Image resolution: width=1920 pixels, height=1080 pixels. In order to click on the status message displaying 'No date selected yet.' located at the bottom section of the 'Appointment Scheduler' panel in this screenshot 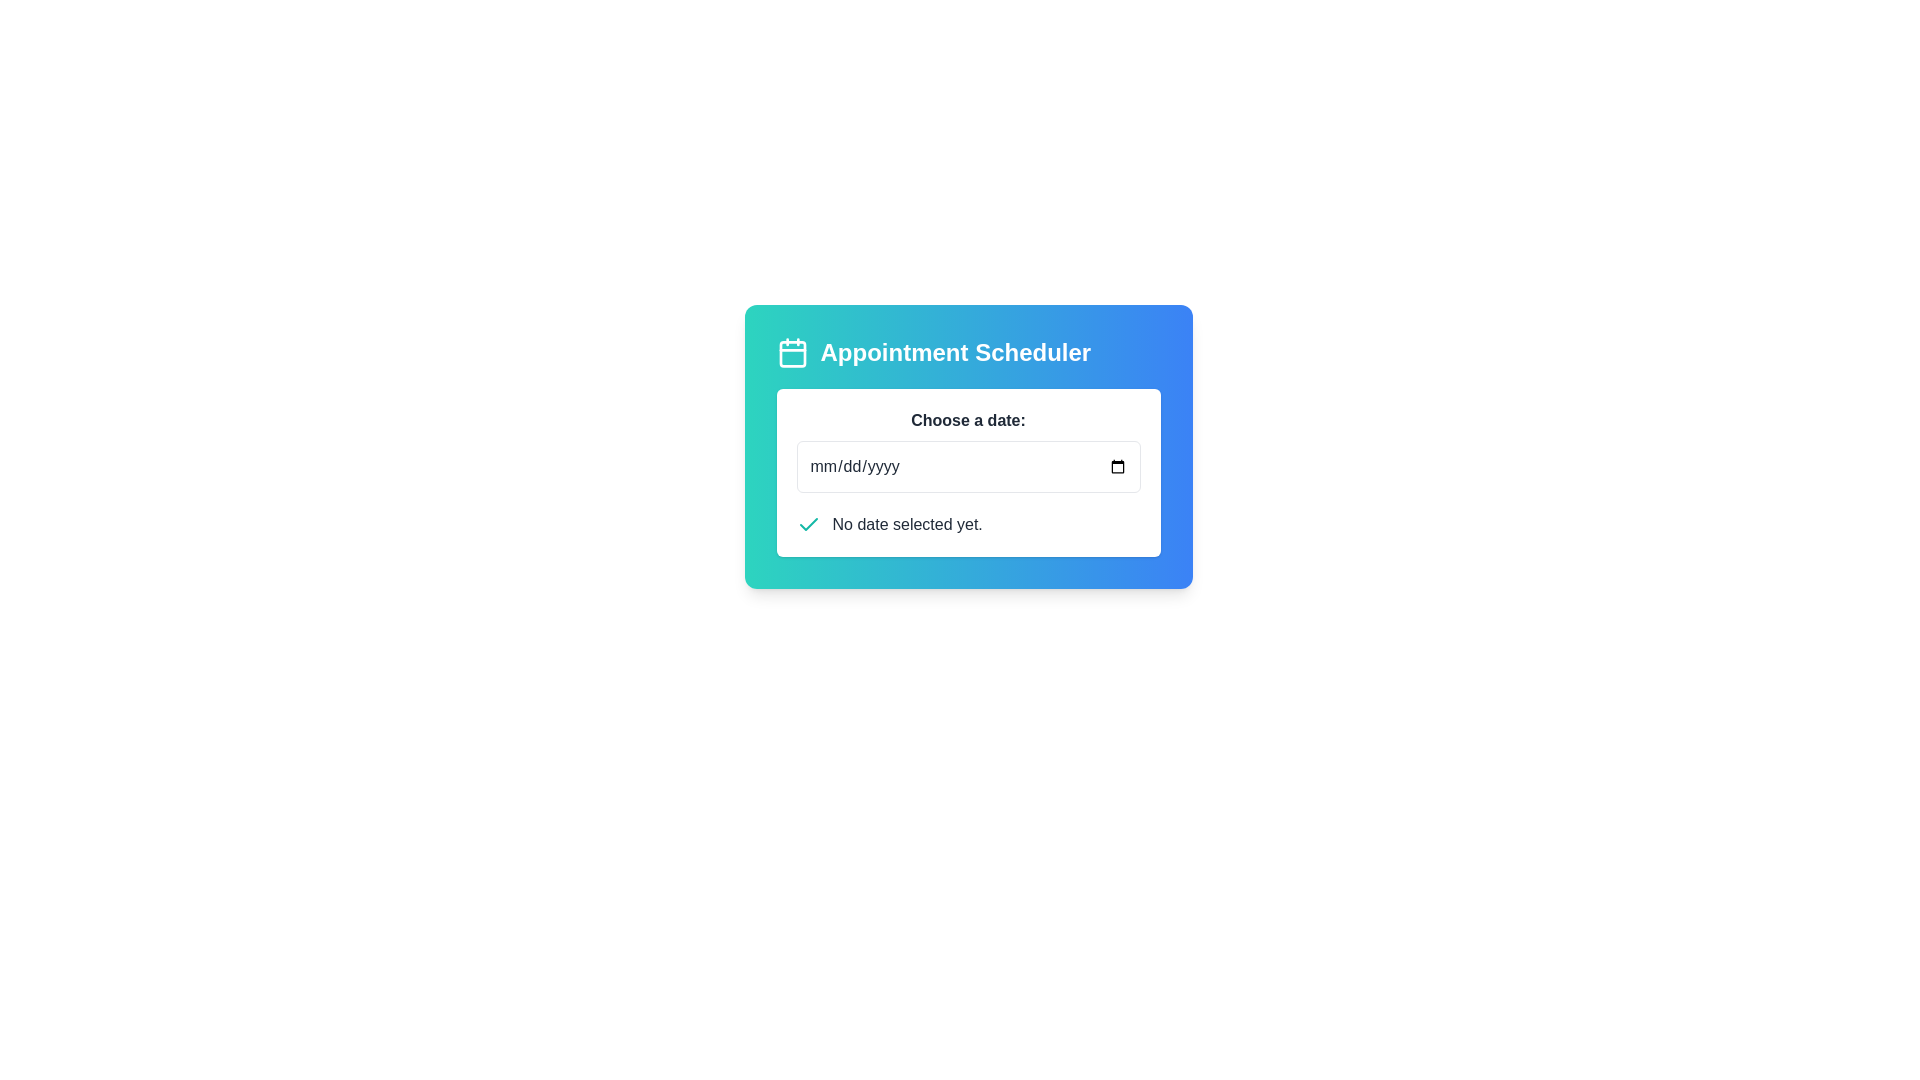, I will do `click(968, 523)`.